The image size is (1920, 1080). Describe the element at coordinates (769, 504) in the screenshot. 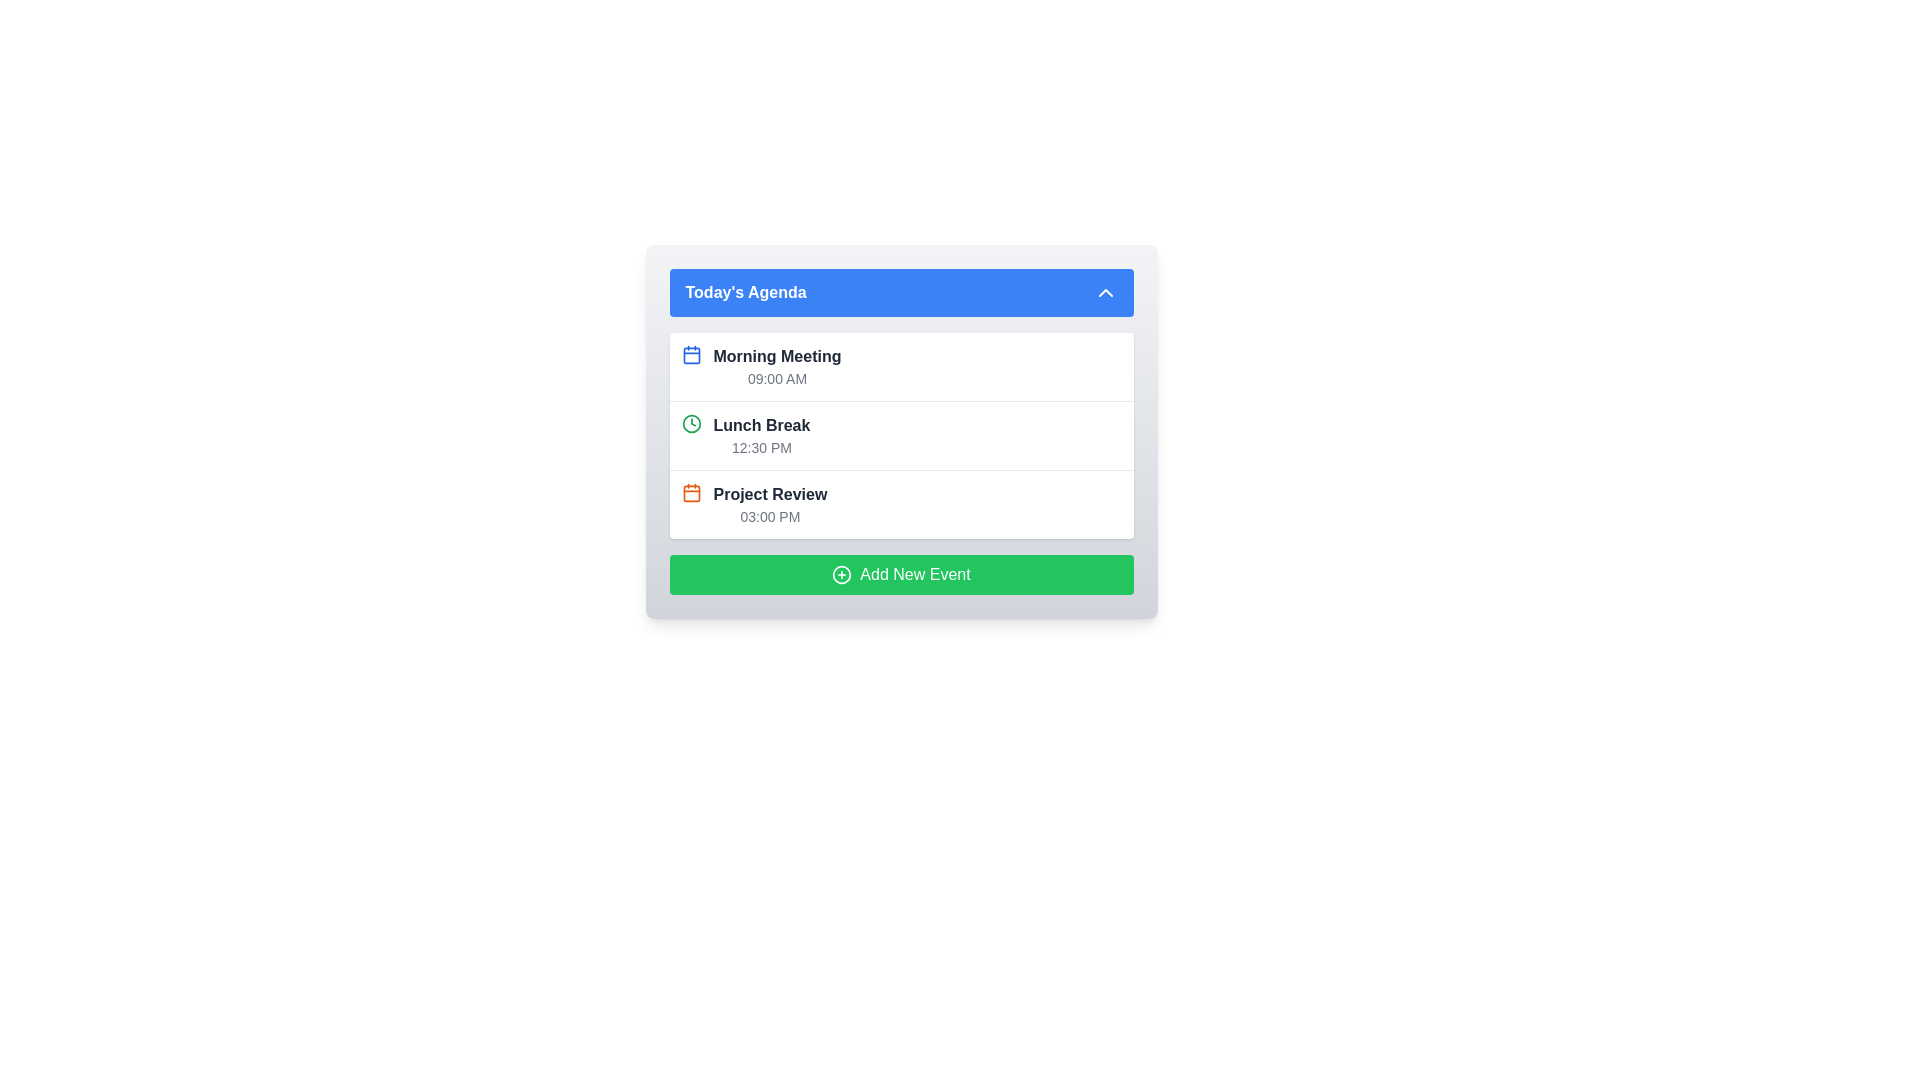

I see `the third list item in the 'Today's Agenda' section` at that location.